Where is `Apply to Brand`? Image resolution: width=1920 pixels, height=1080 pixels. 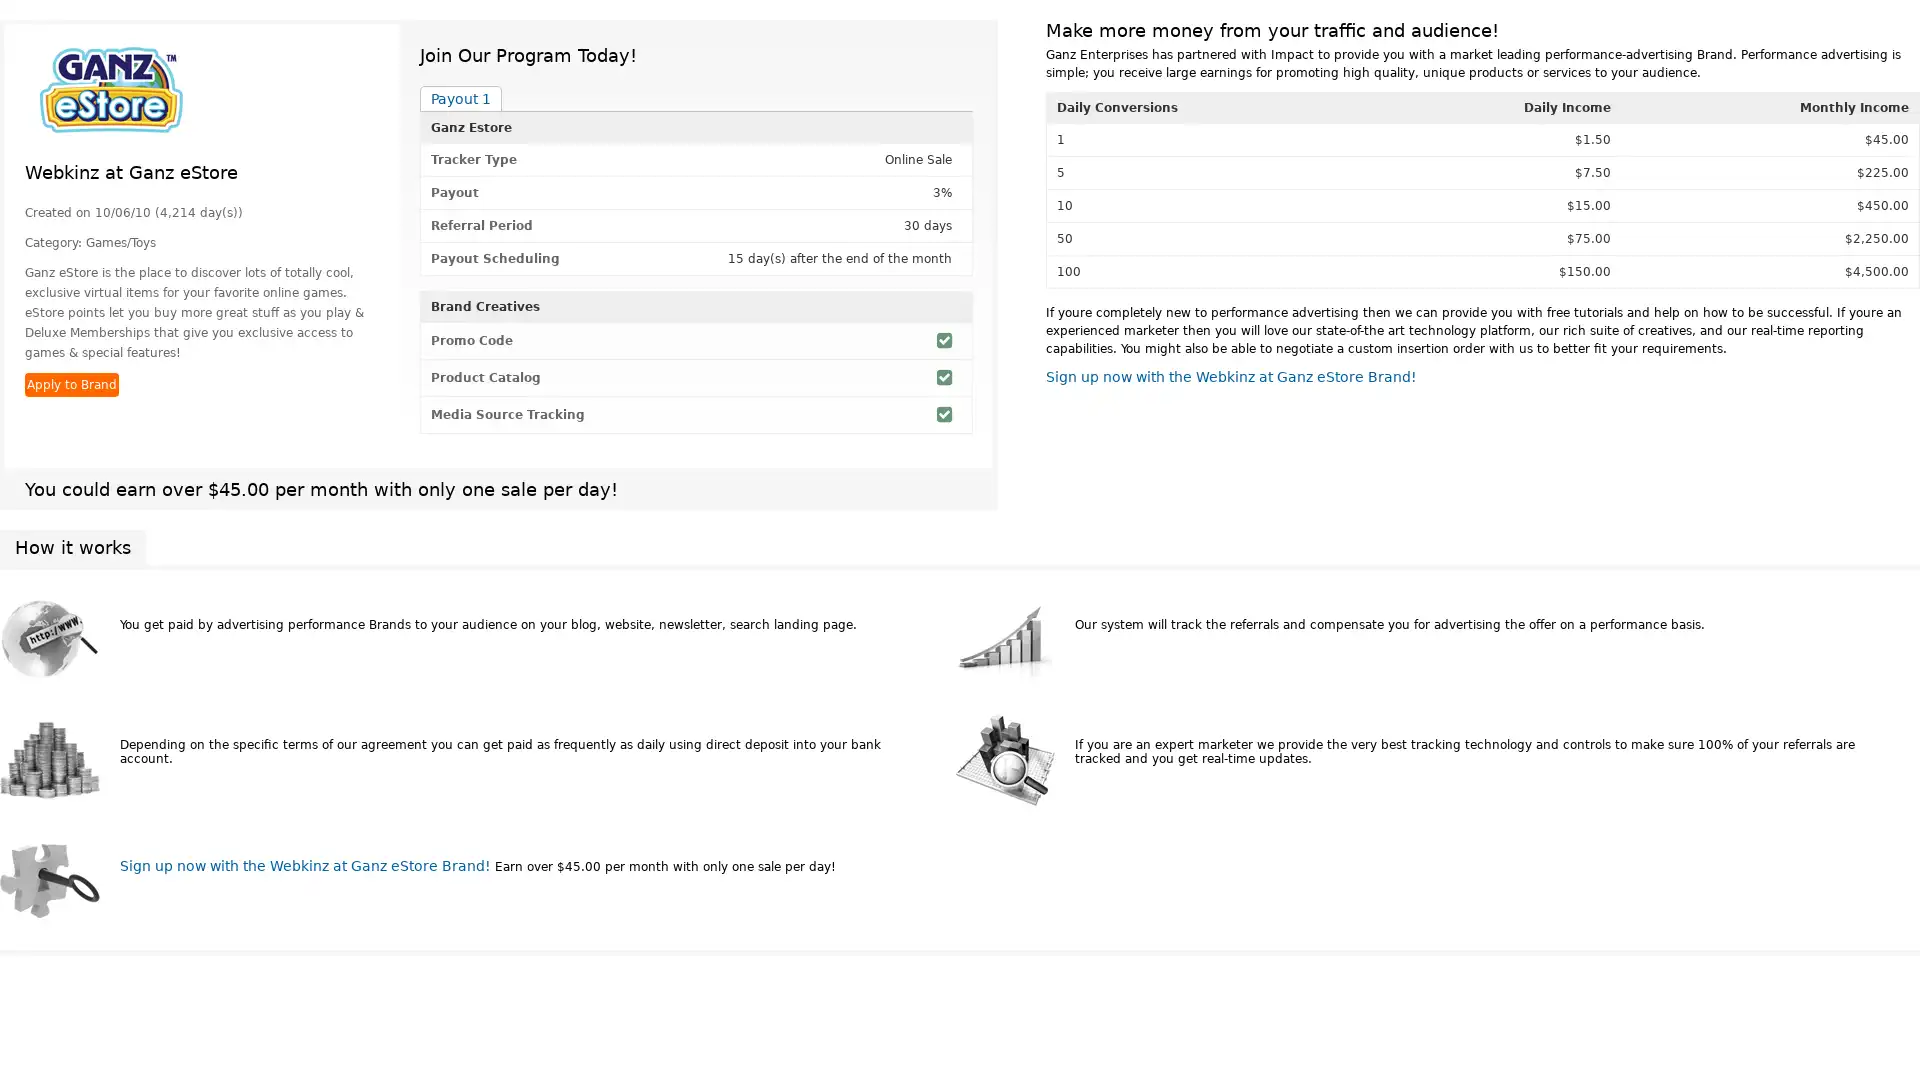
Apply to Brand is located at coordinates (72, 385).